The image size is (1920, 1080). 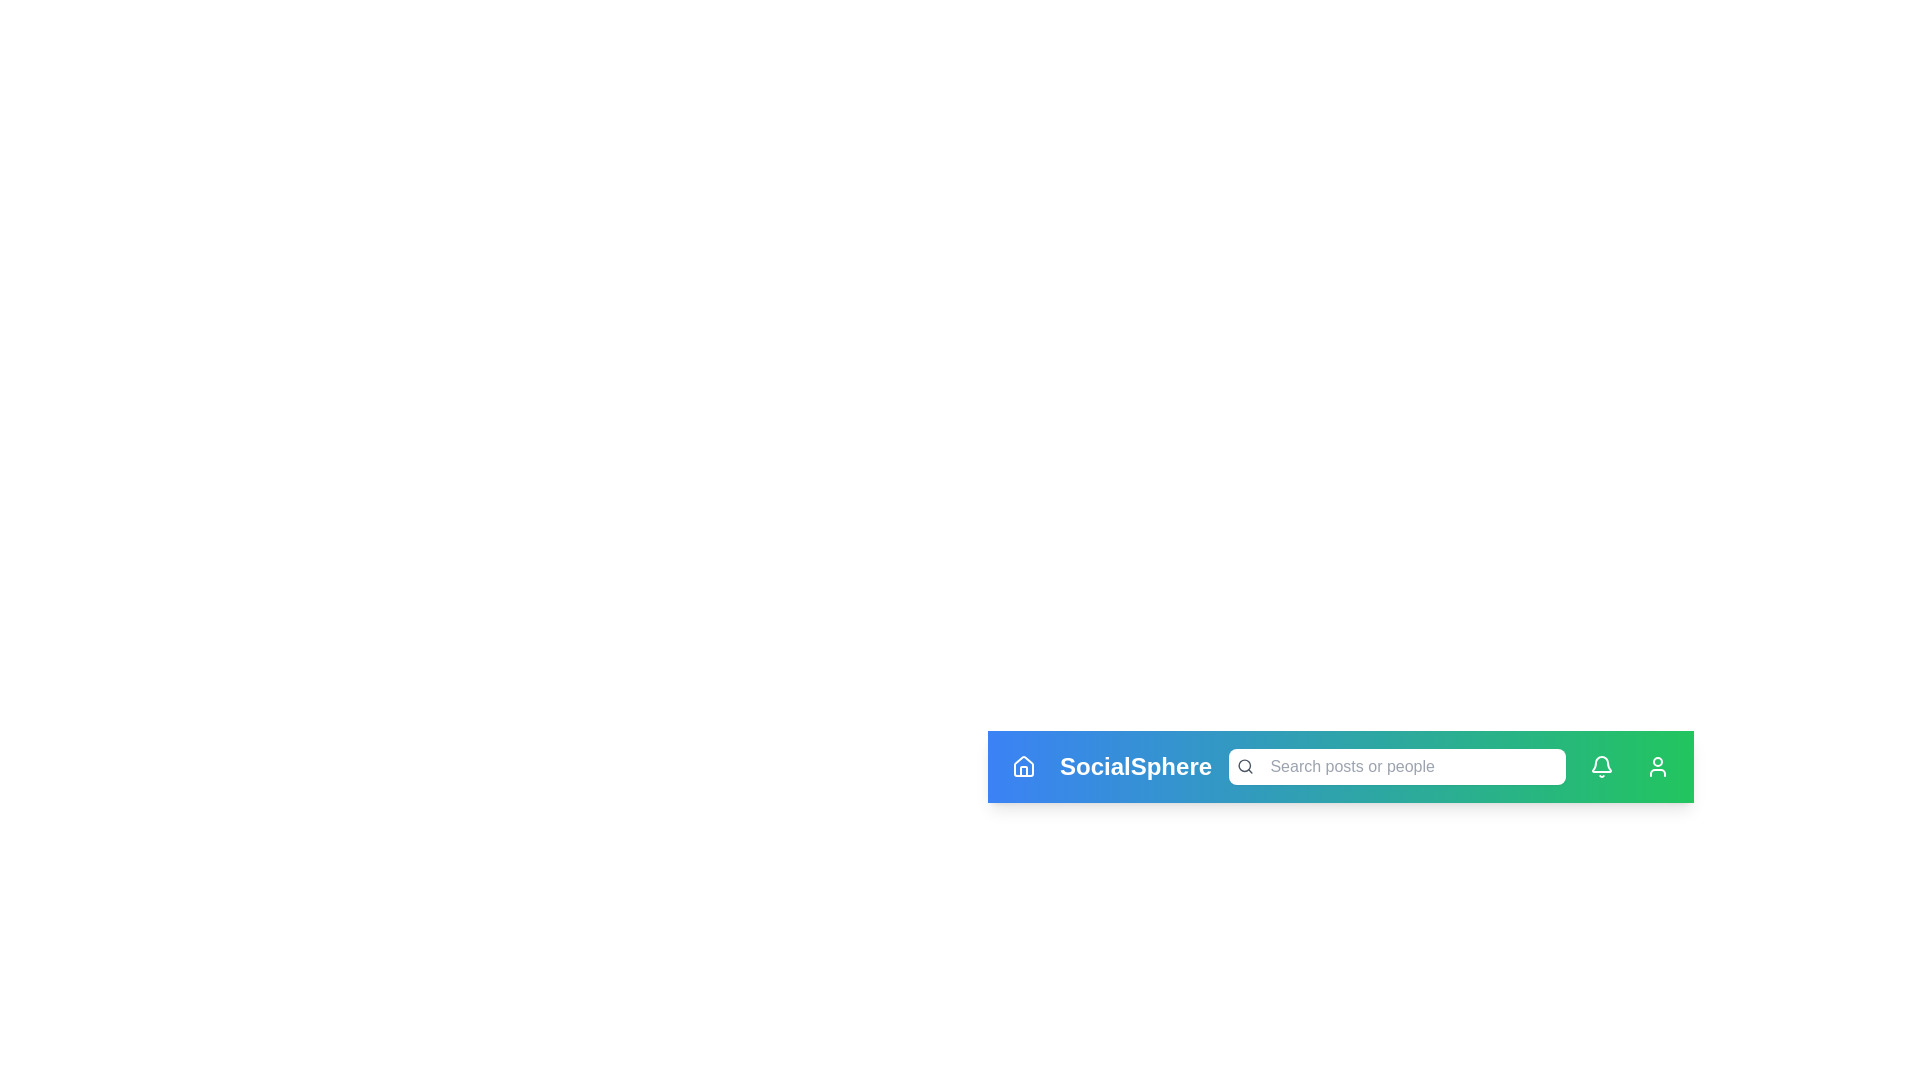 What do you see at coordinates (1411, 766) in the screenshot?
I see `the search bar and type the query 'example query'` at bounding box center [1411, 766].